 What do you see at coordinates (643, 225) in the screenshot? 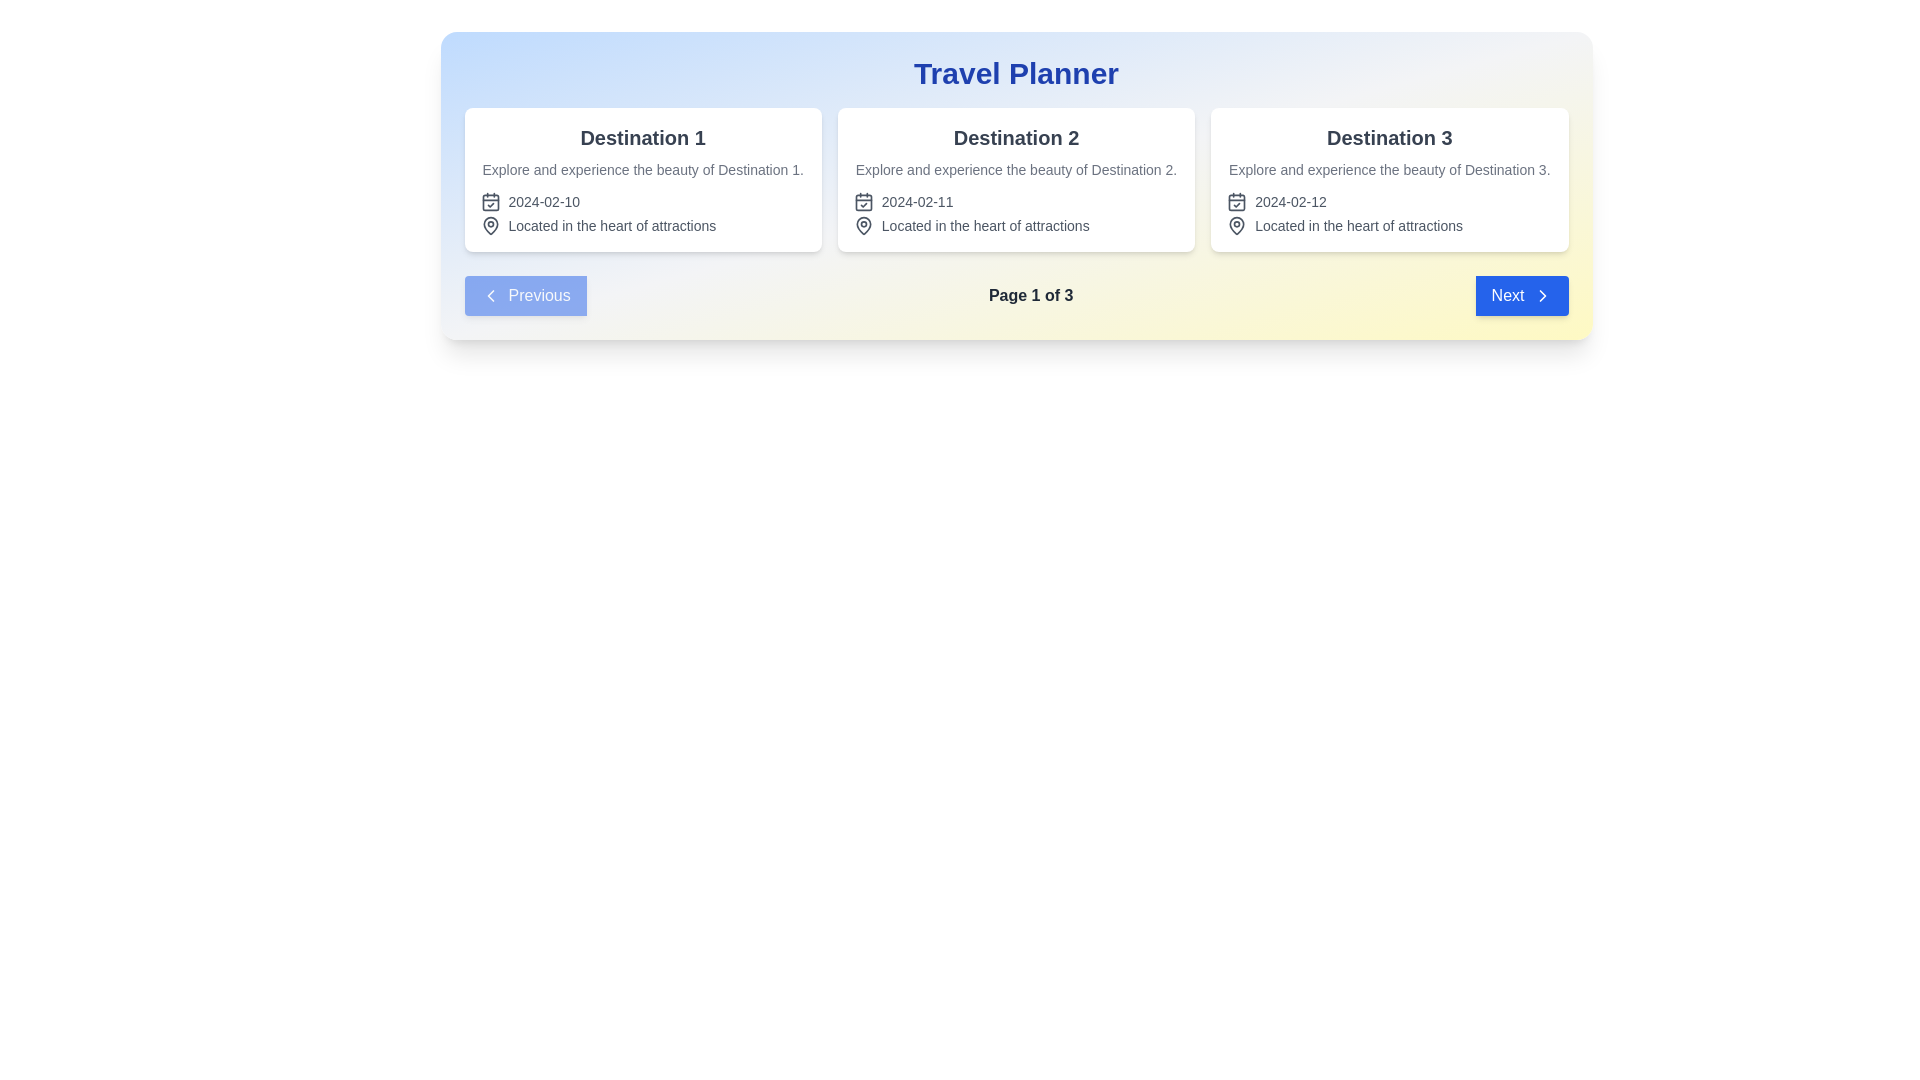
I see `the Text label with an embedded icon that provides contextual information regarding 'Destination 1', located in the bottom portion of the card titled 'Destination 1'` at bounding box center [643, 225].